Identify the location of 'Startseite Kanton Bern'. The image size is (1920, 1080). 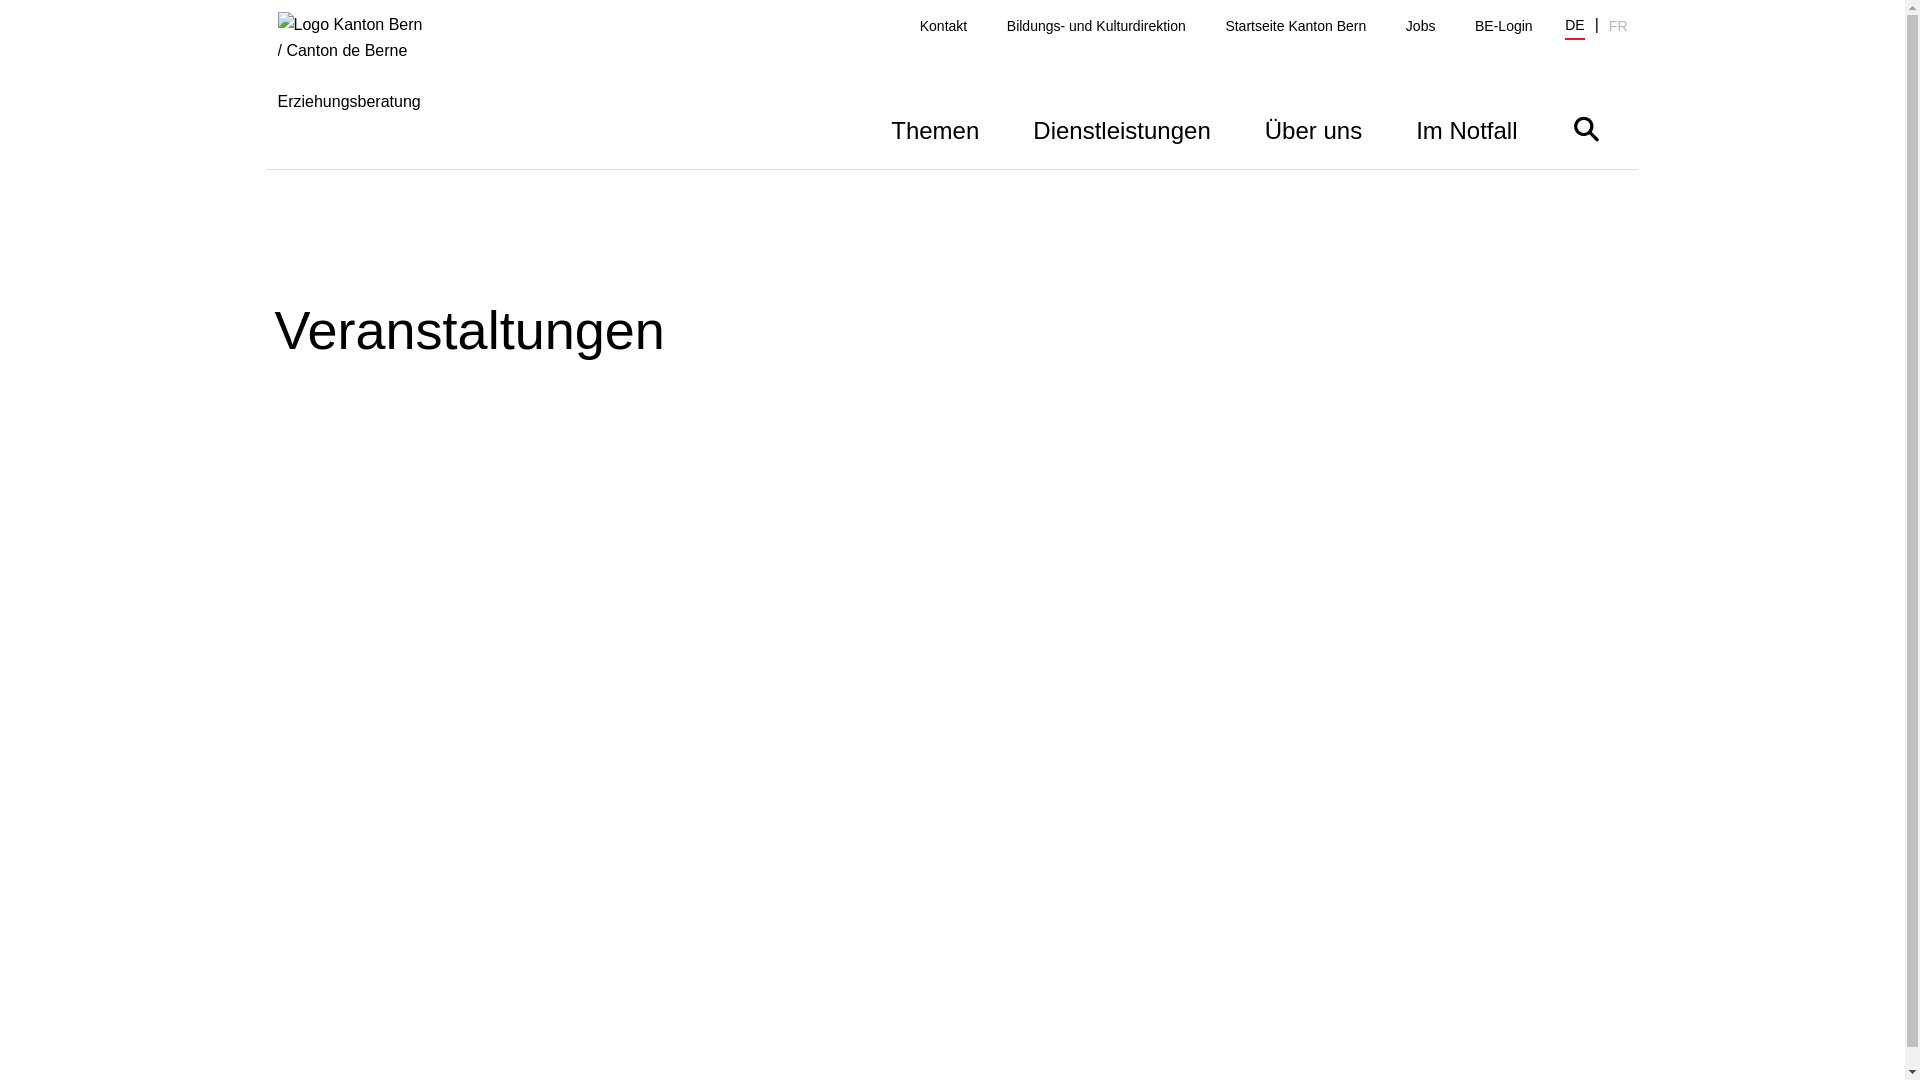
(1295, 26).